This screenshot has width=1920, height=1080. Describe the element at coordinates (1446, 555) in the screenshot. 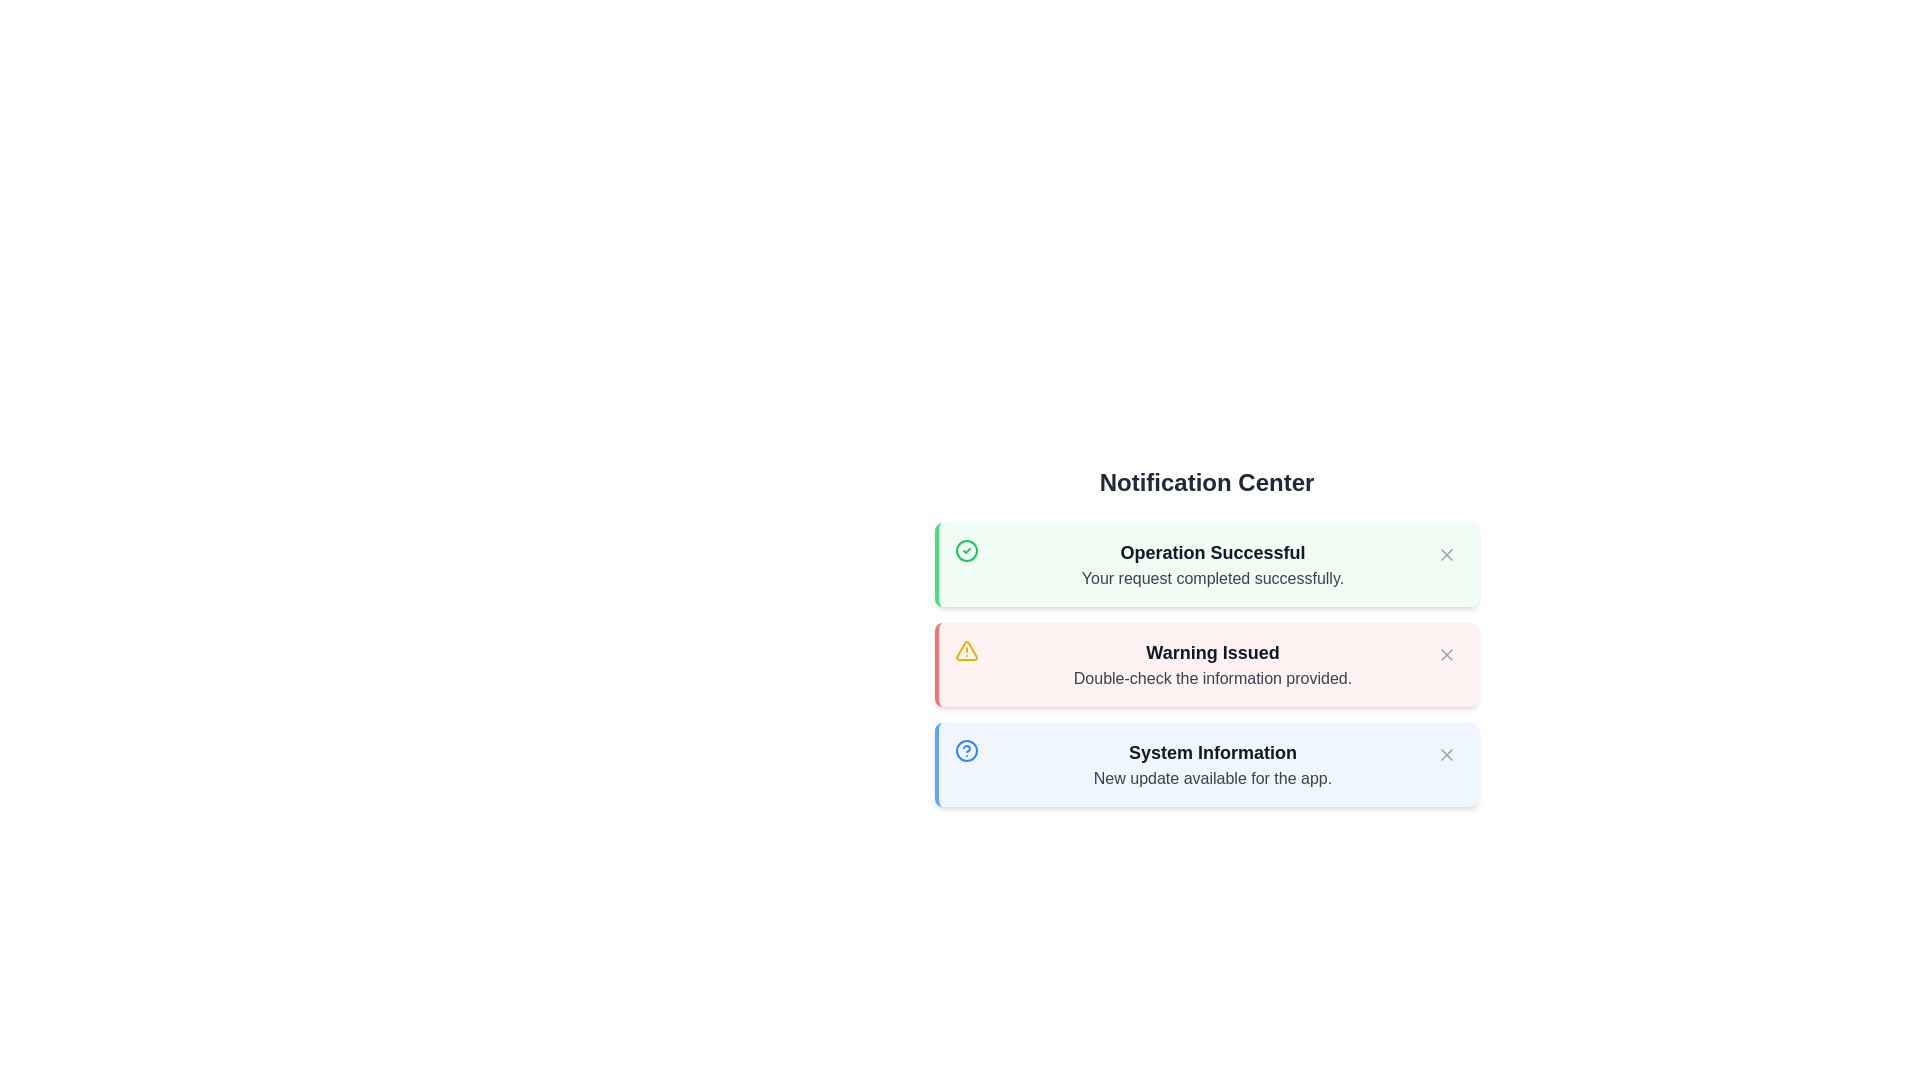

I see `the dismiss button located in the top-right corner of the green notification box to observe a color change` at that location.